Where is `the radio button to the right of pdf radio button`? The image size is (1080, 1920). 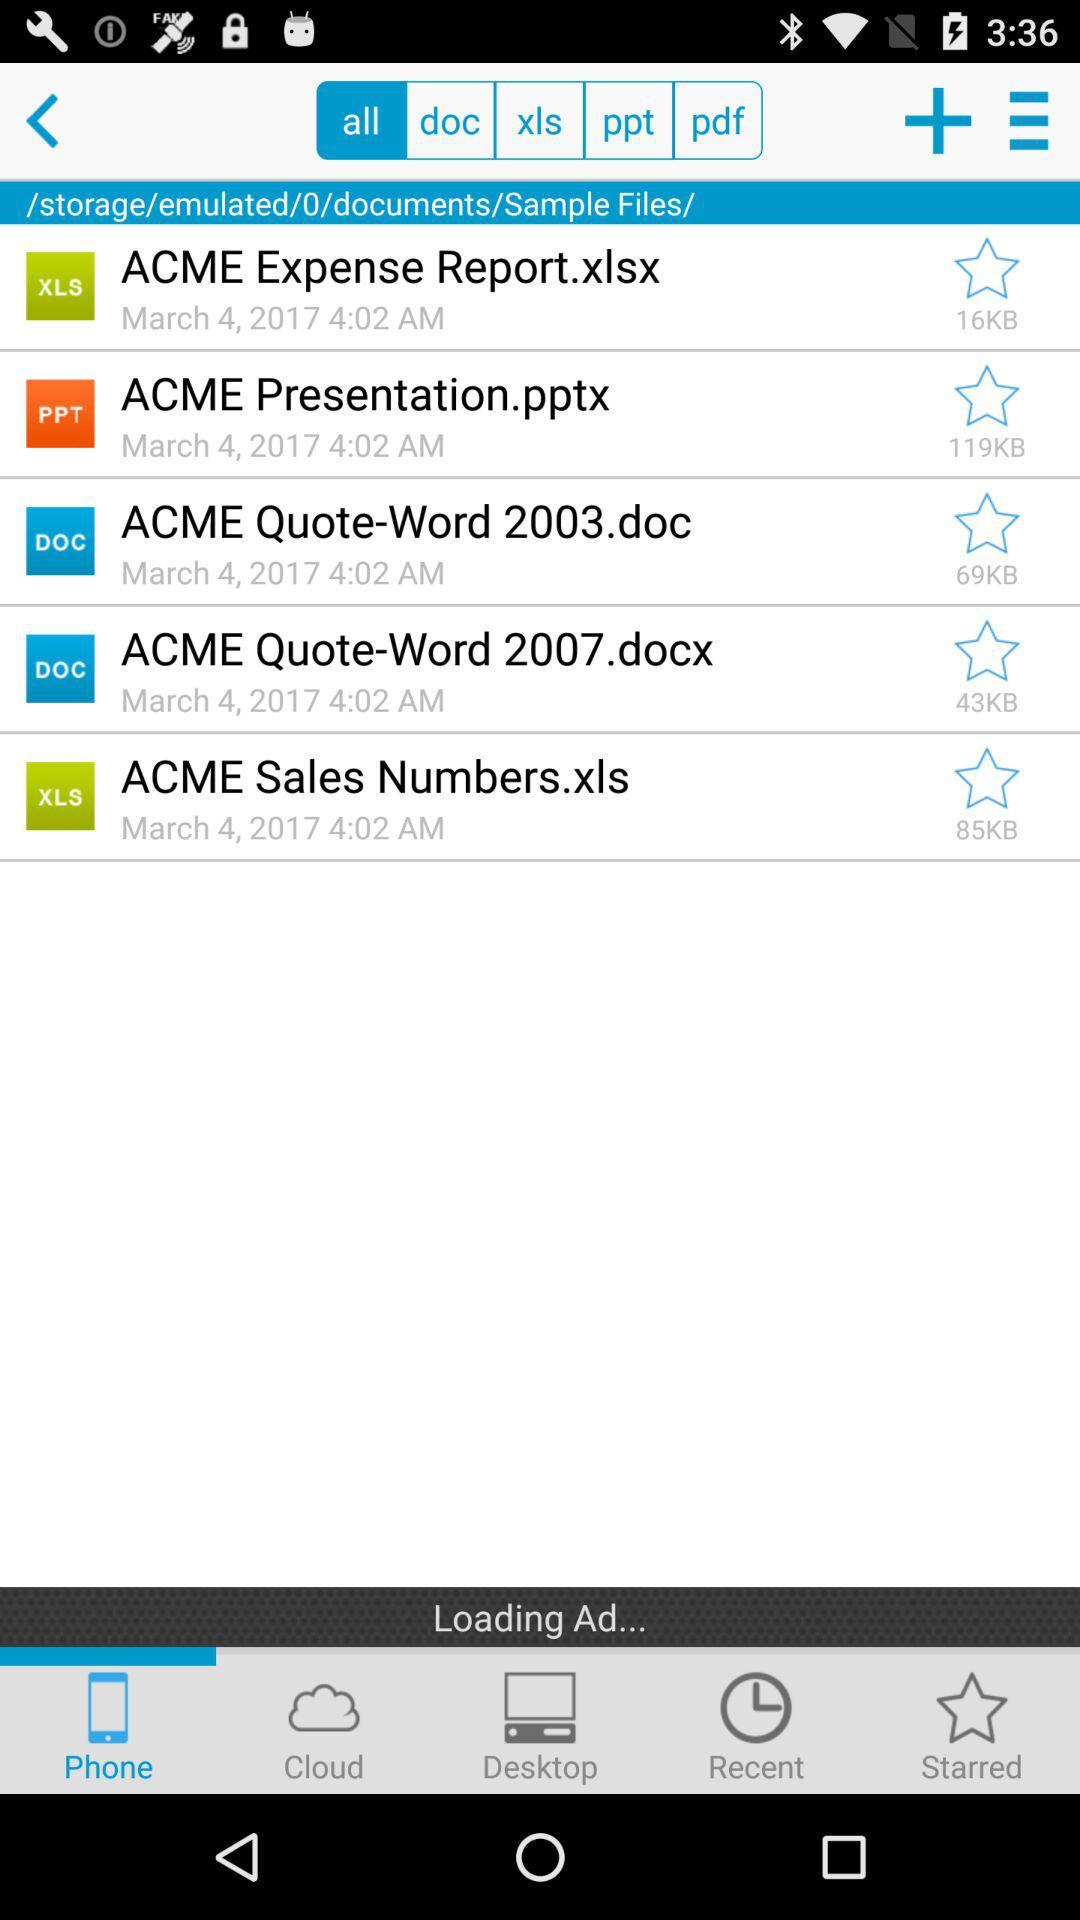
the radio button to the right of pdf radio button is located at coordinates (937, 119).